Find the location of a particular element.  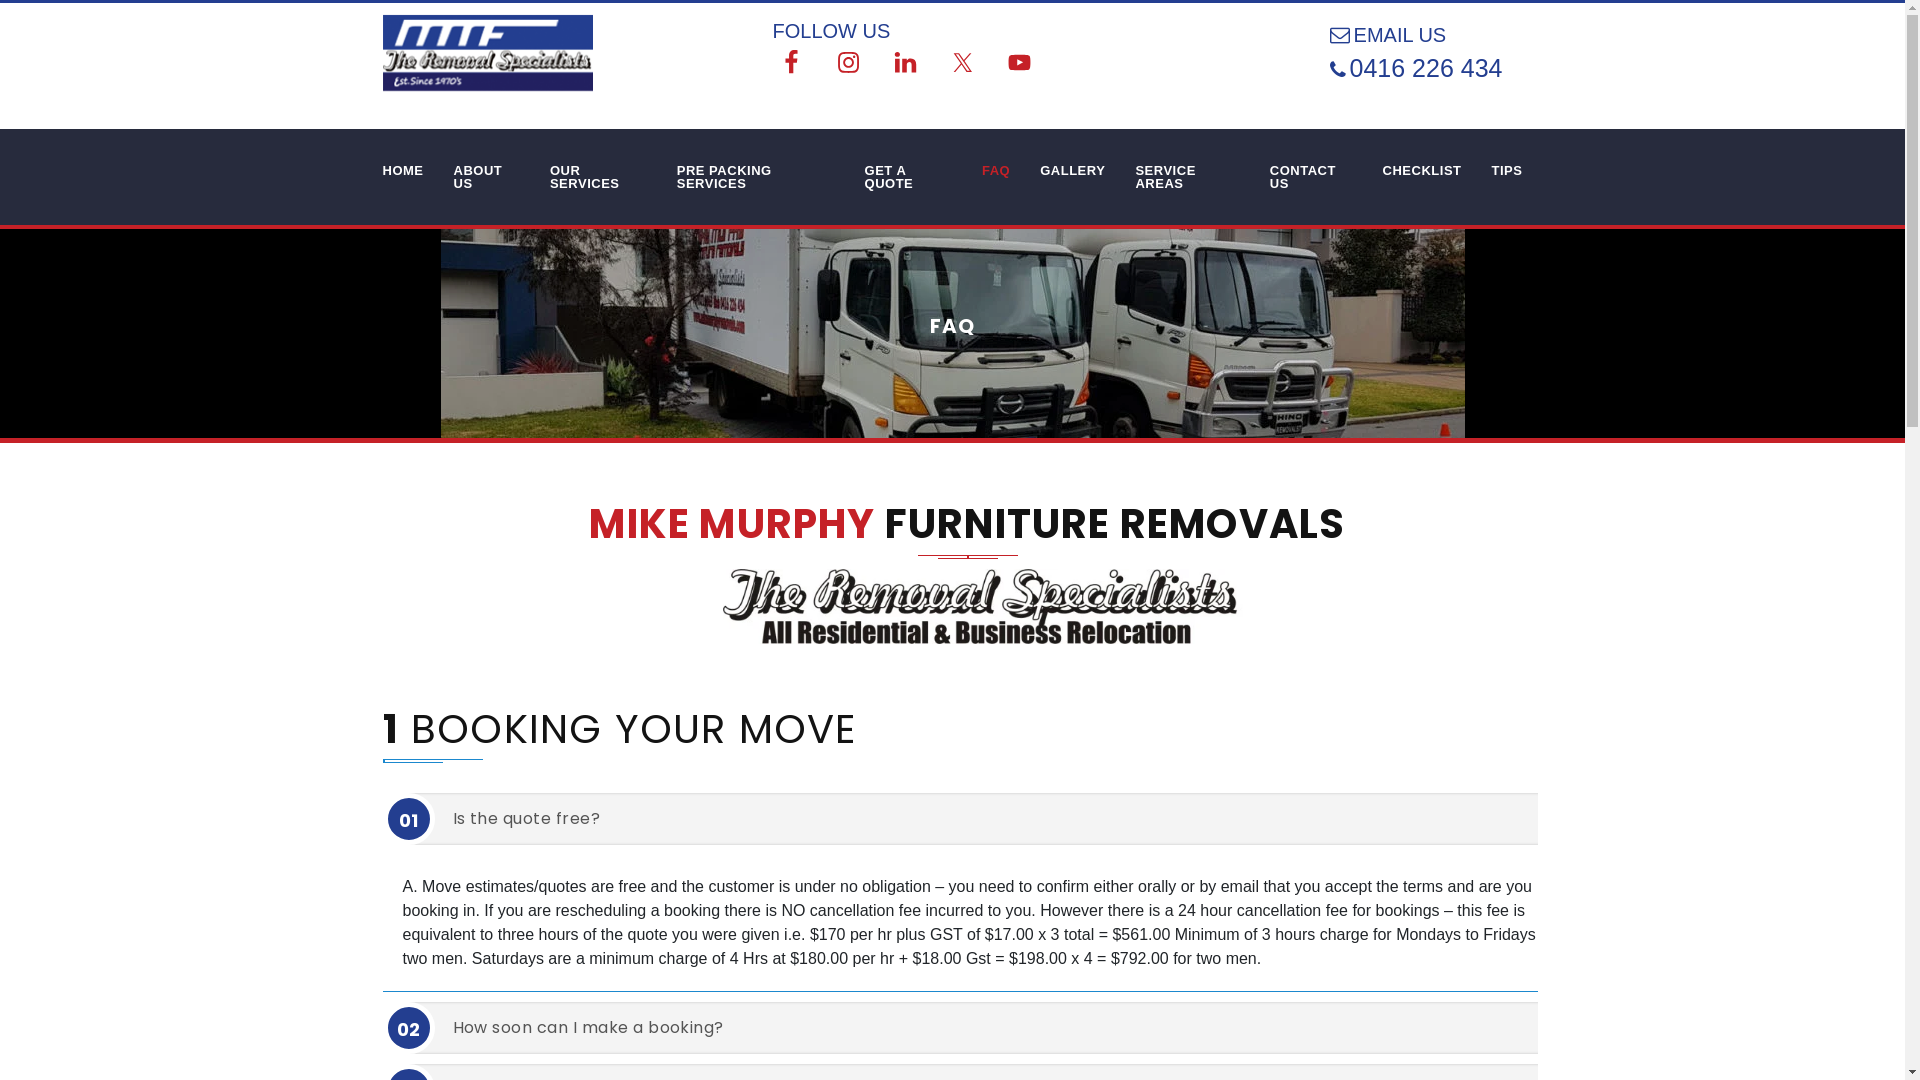

'ABOUT US' is located at coordinates (486, 176).